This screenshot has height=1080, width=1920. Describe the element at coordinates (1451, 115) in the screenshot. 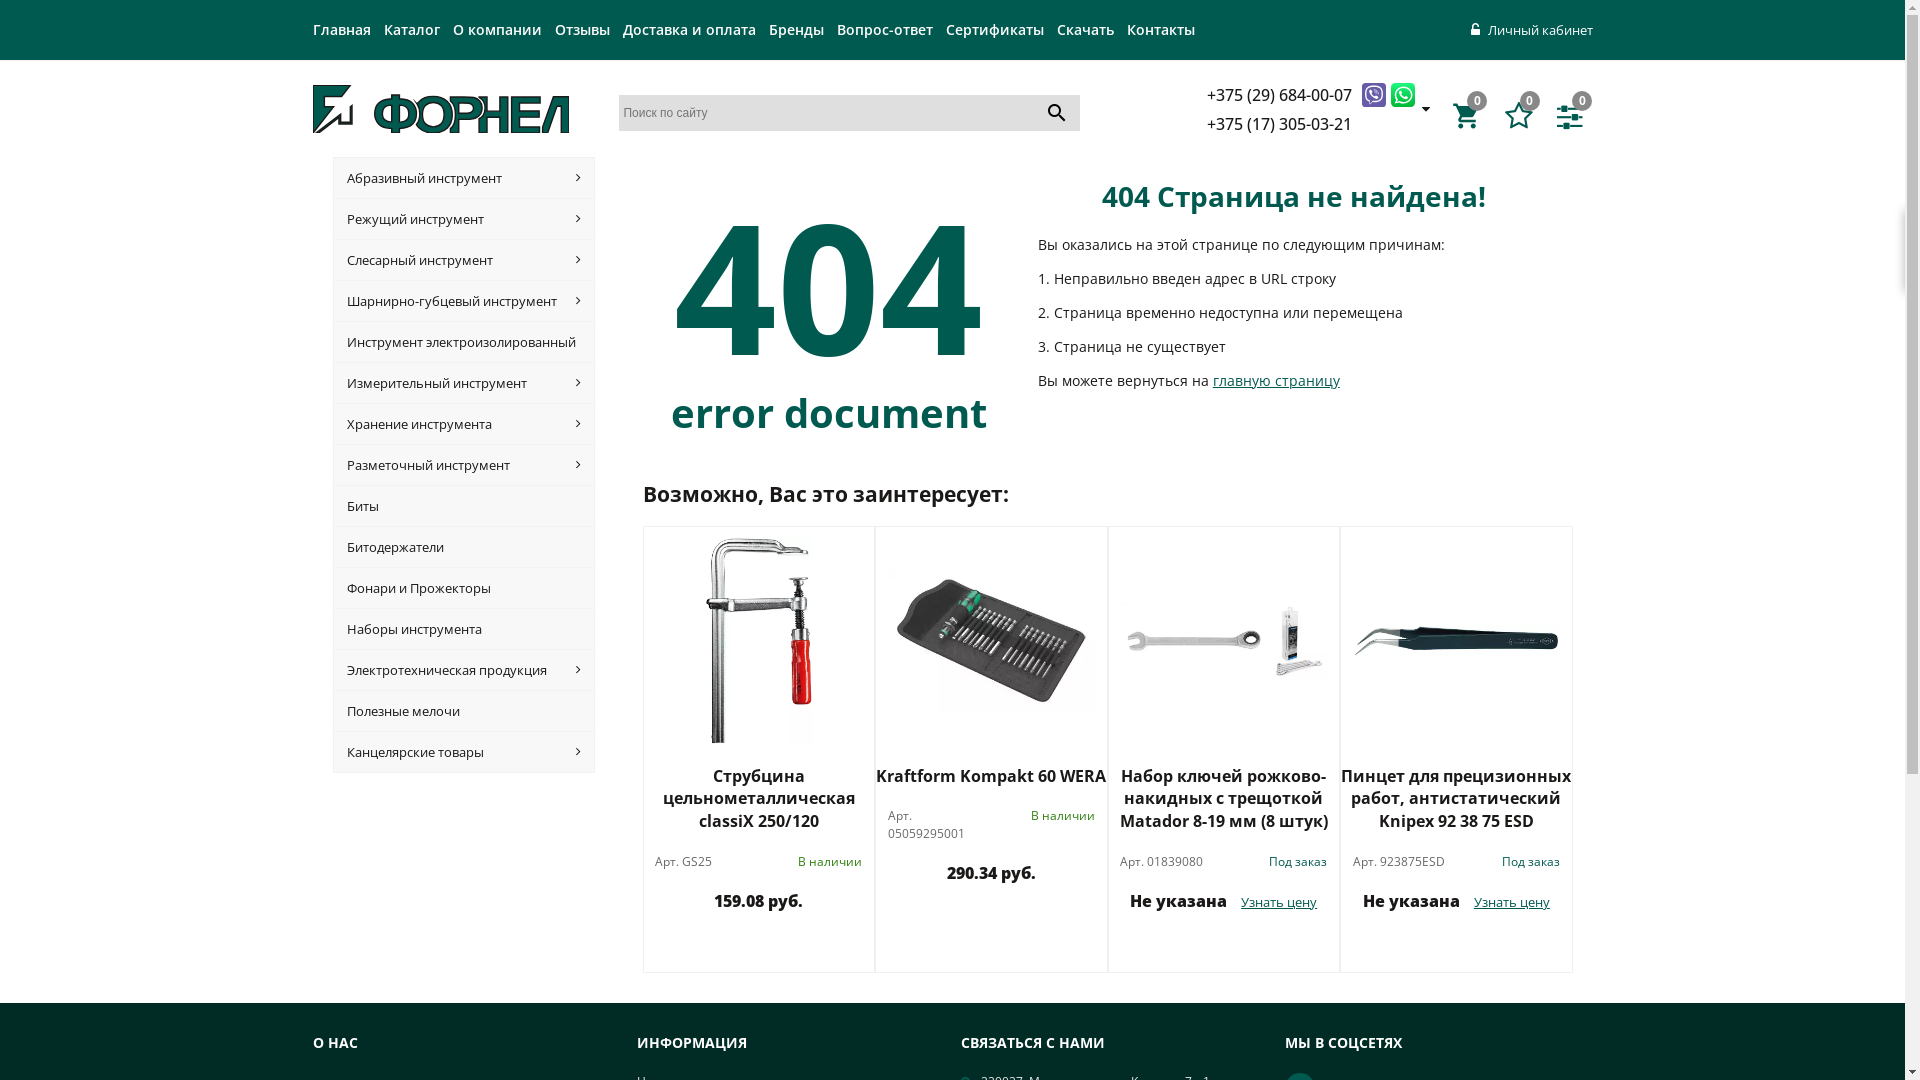

I see `'local_grocery_store` at that location.